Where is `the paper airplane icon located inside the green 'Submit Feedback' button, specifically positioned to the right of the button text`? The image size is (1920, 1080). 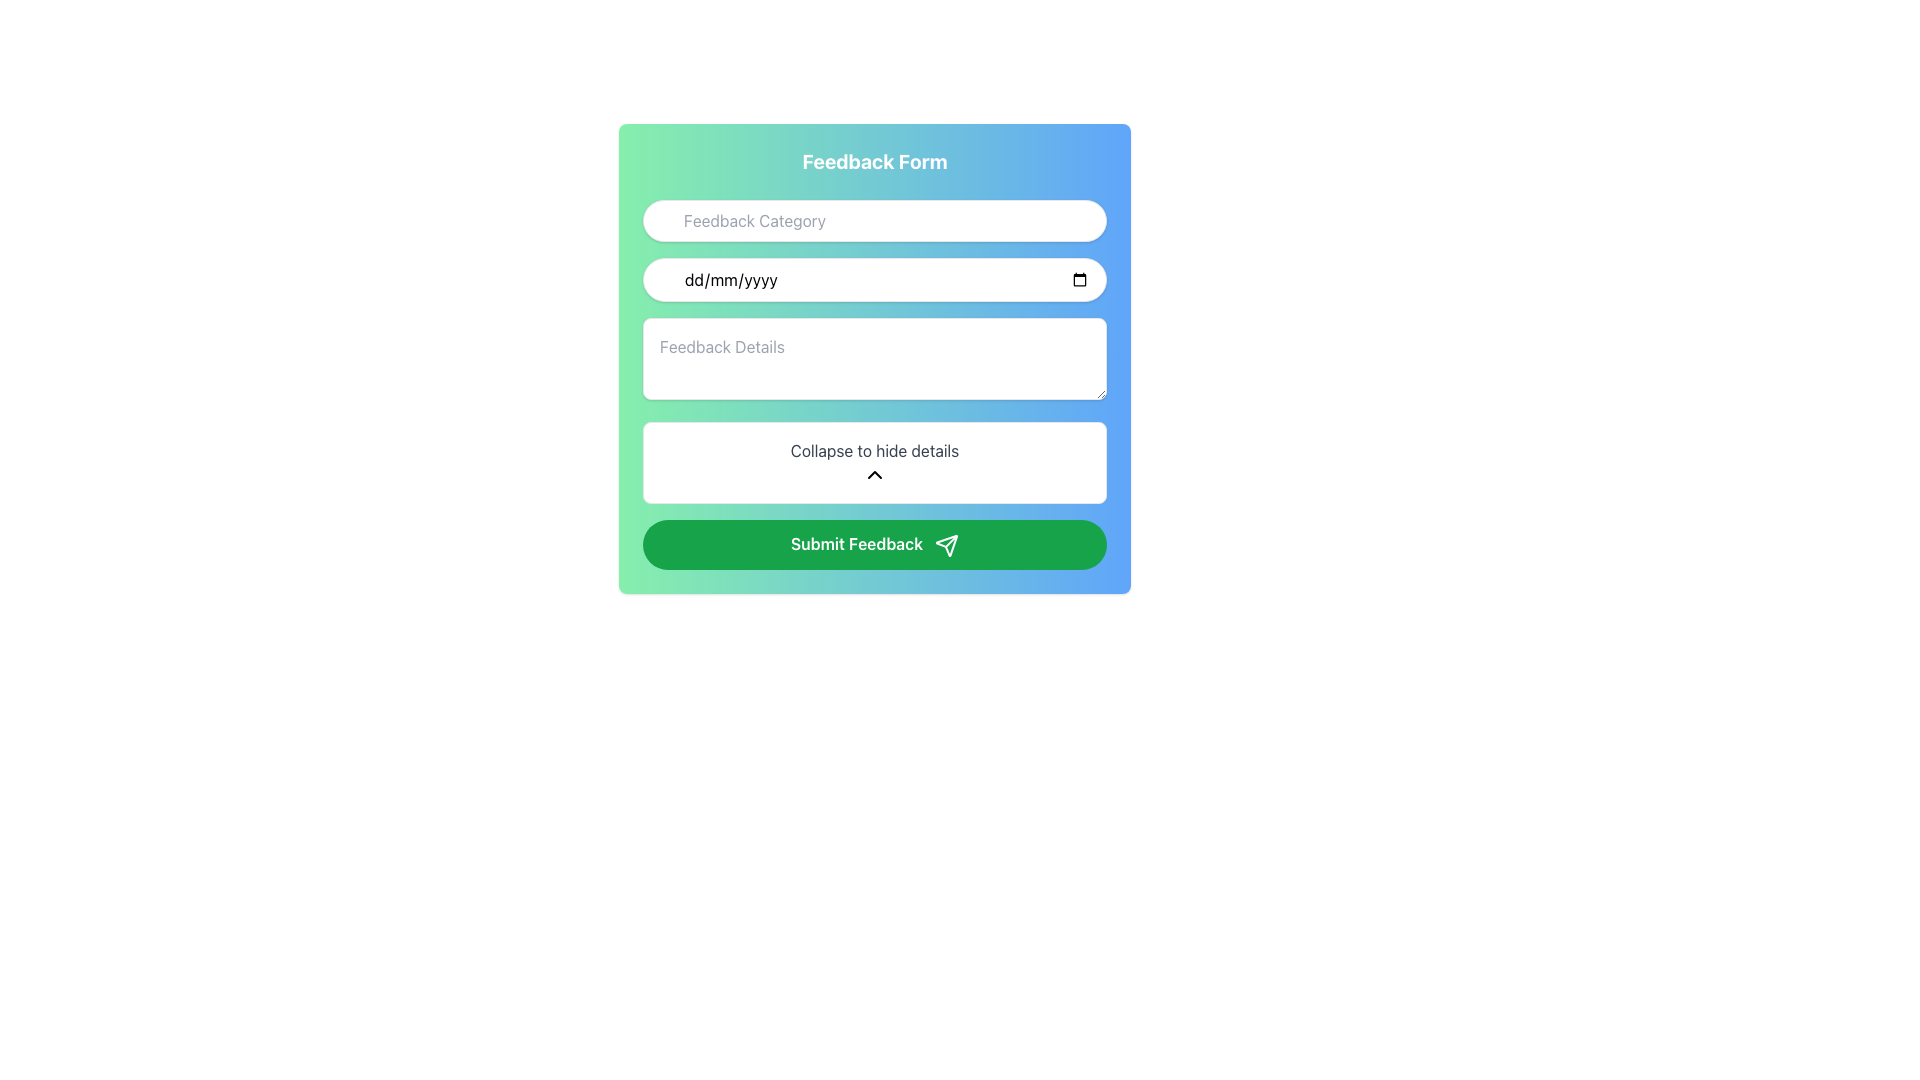
the paper airplane icon located inside the green 'Submit Feedback' button, specifically positioned to the right of the button text is located at coordinates (945, 544).